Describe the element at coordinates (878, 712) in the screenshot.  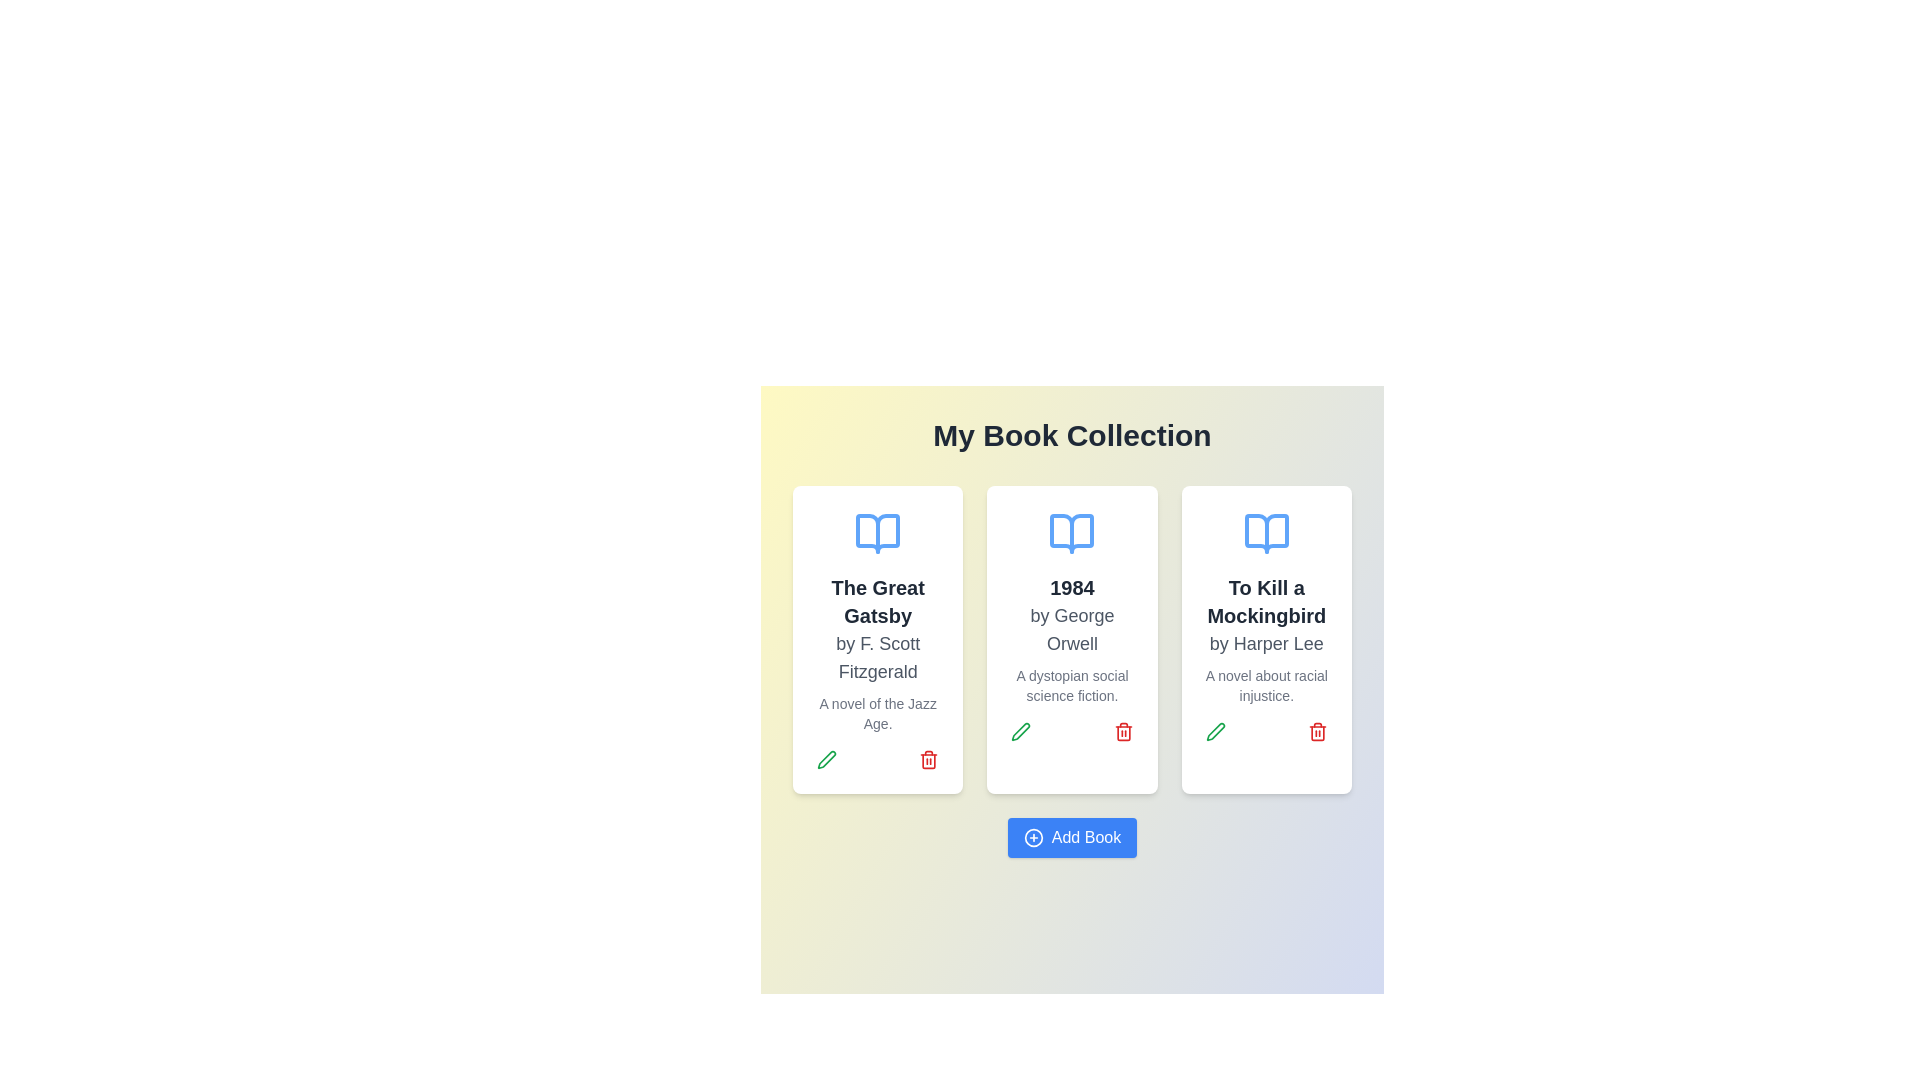
I see `the textual label that displays 'A novel of the Jazz Age.' located below the text 'by F. Scott Fitzgerald' in the leftmost card of a card group` at that location.